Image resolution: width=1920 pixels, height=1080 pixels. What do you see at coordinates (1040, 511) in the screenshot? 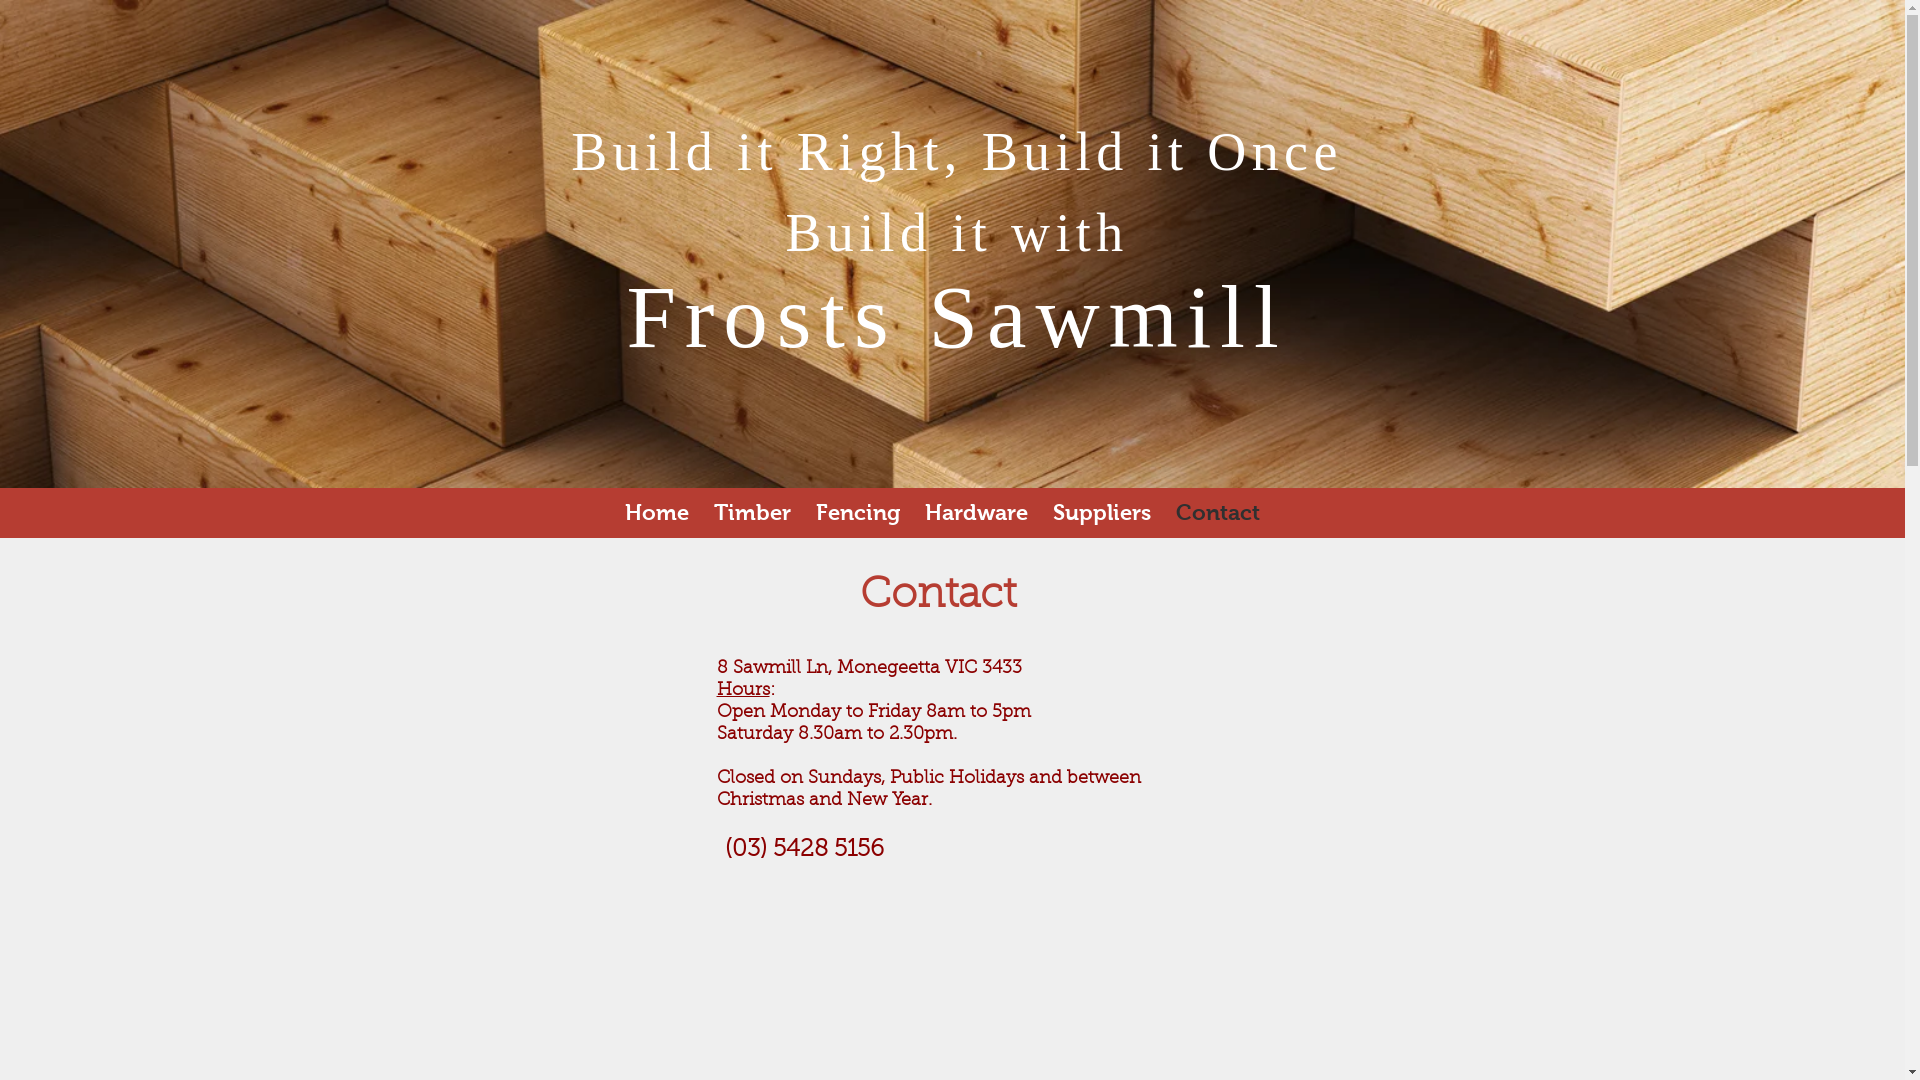
I see `'Suppliers'` at bounding box center [1040, 511].